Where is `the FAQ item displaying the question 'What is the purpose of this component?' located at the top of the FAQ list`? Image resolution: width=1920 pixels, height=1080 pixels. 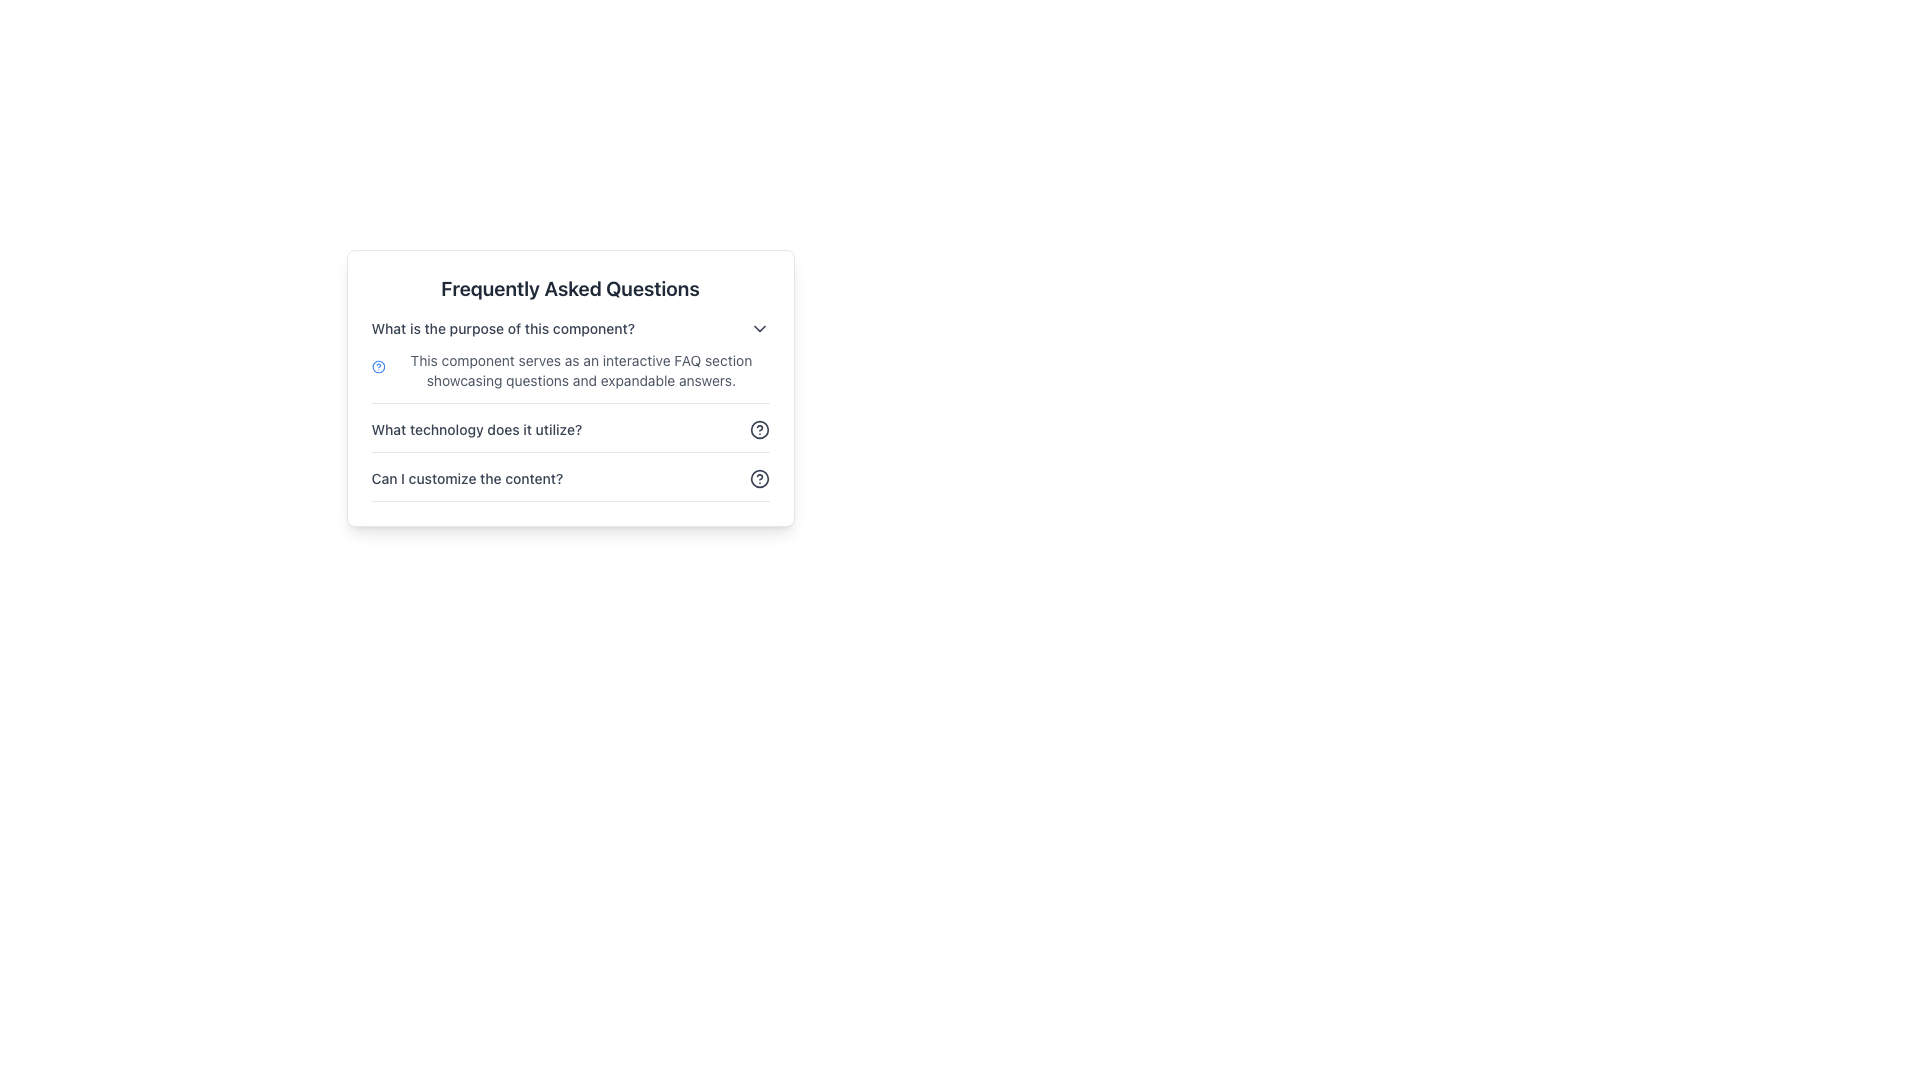
the FAQ item displaying the question 'What is the purpose of this component?' located at the top of the FAQ list is located at coordinates (569, 361).